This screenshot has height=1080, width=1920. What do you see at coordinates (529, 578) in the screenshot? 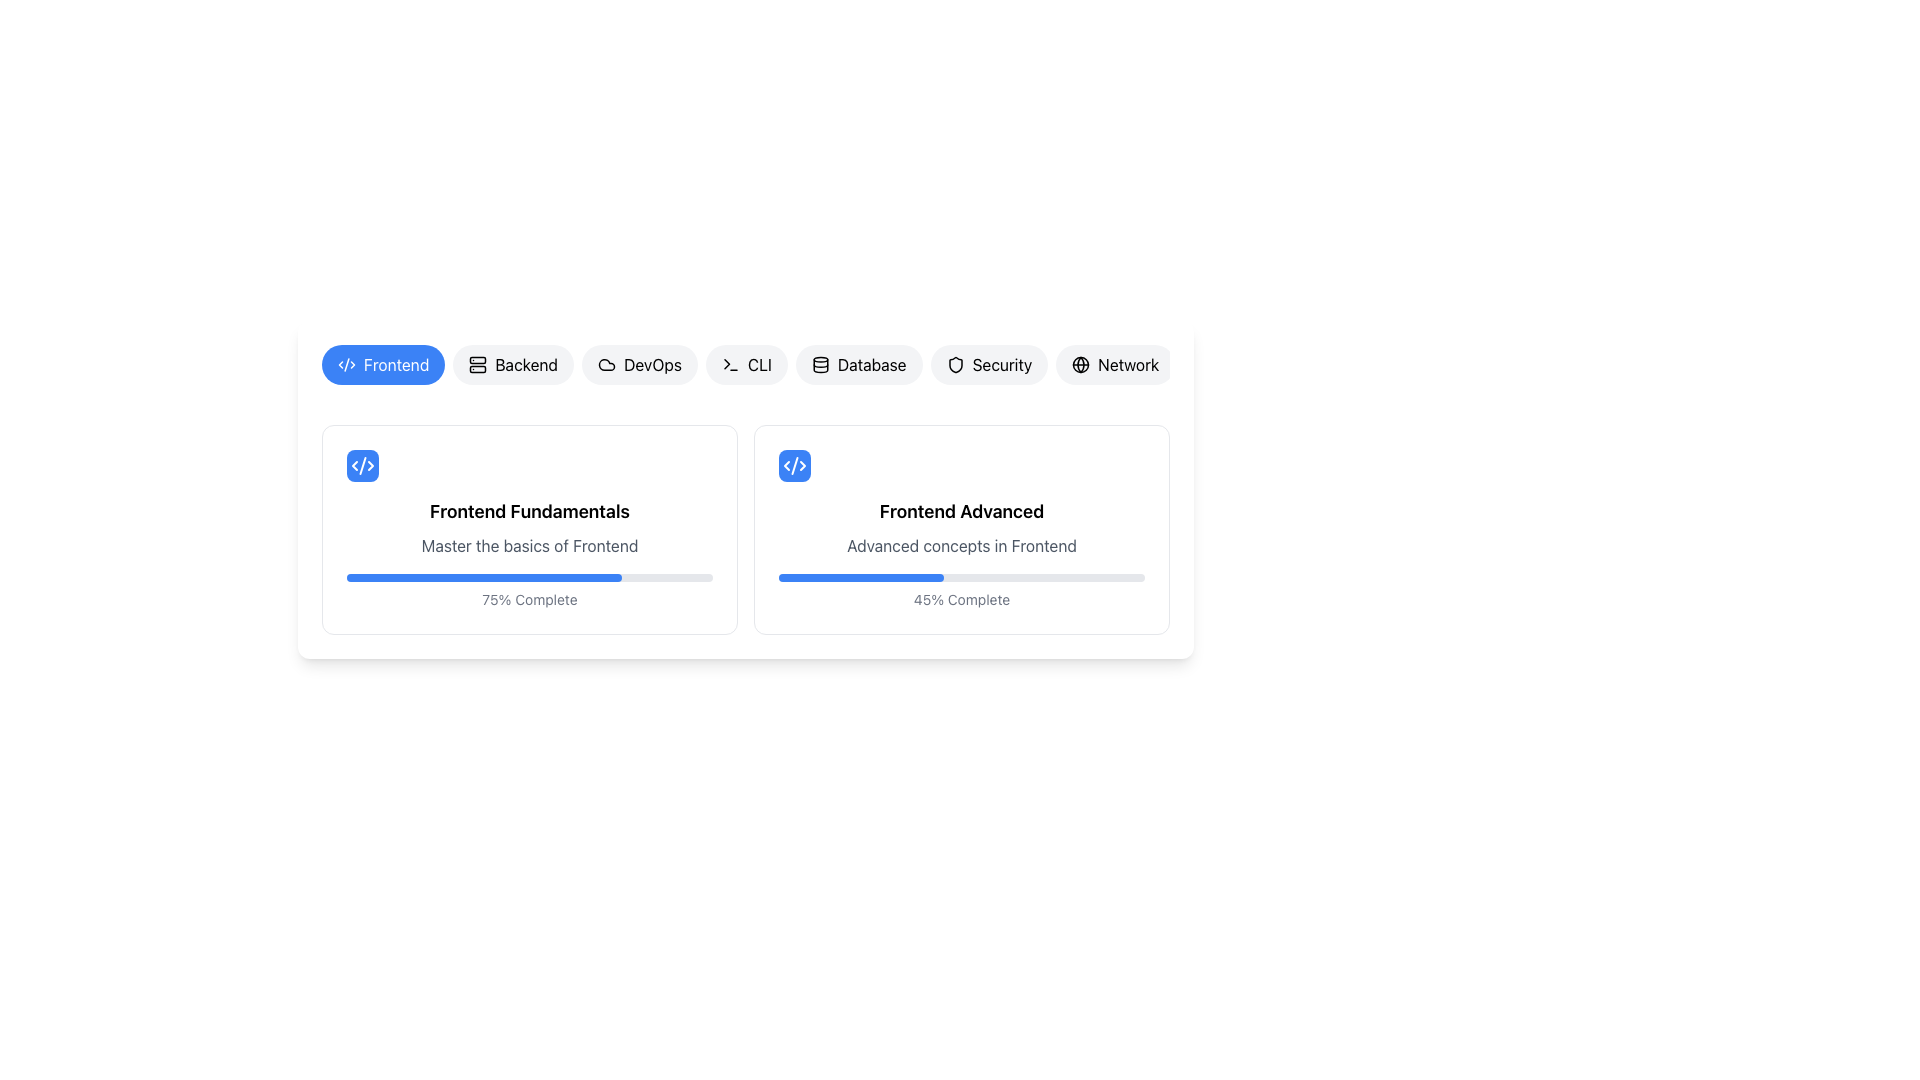
I see `the Progress Bar located within the card labeled 'Frontend Fundamentals', which indicates the progress of a task or course module` at bounding box center [529, 578].